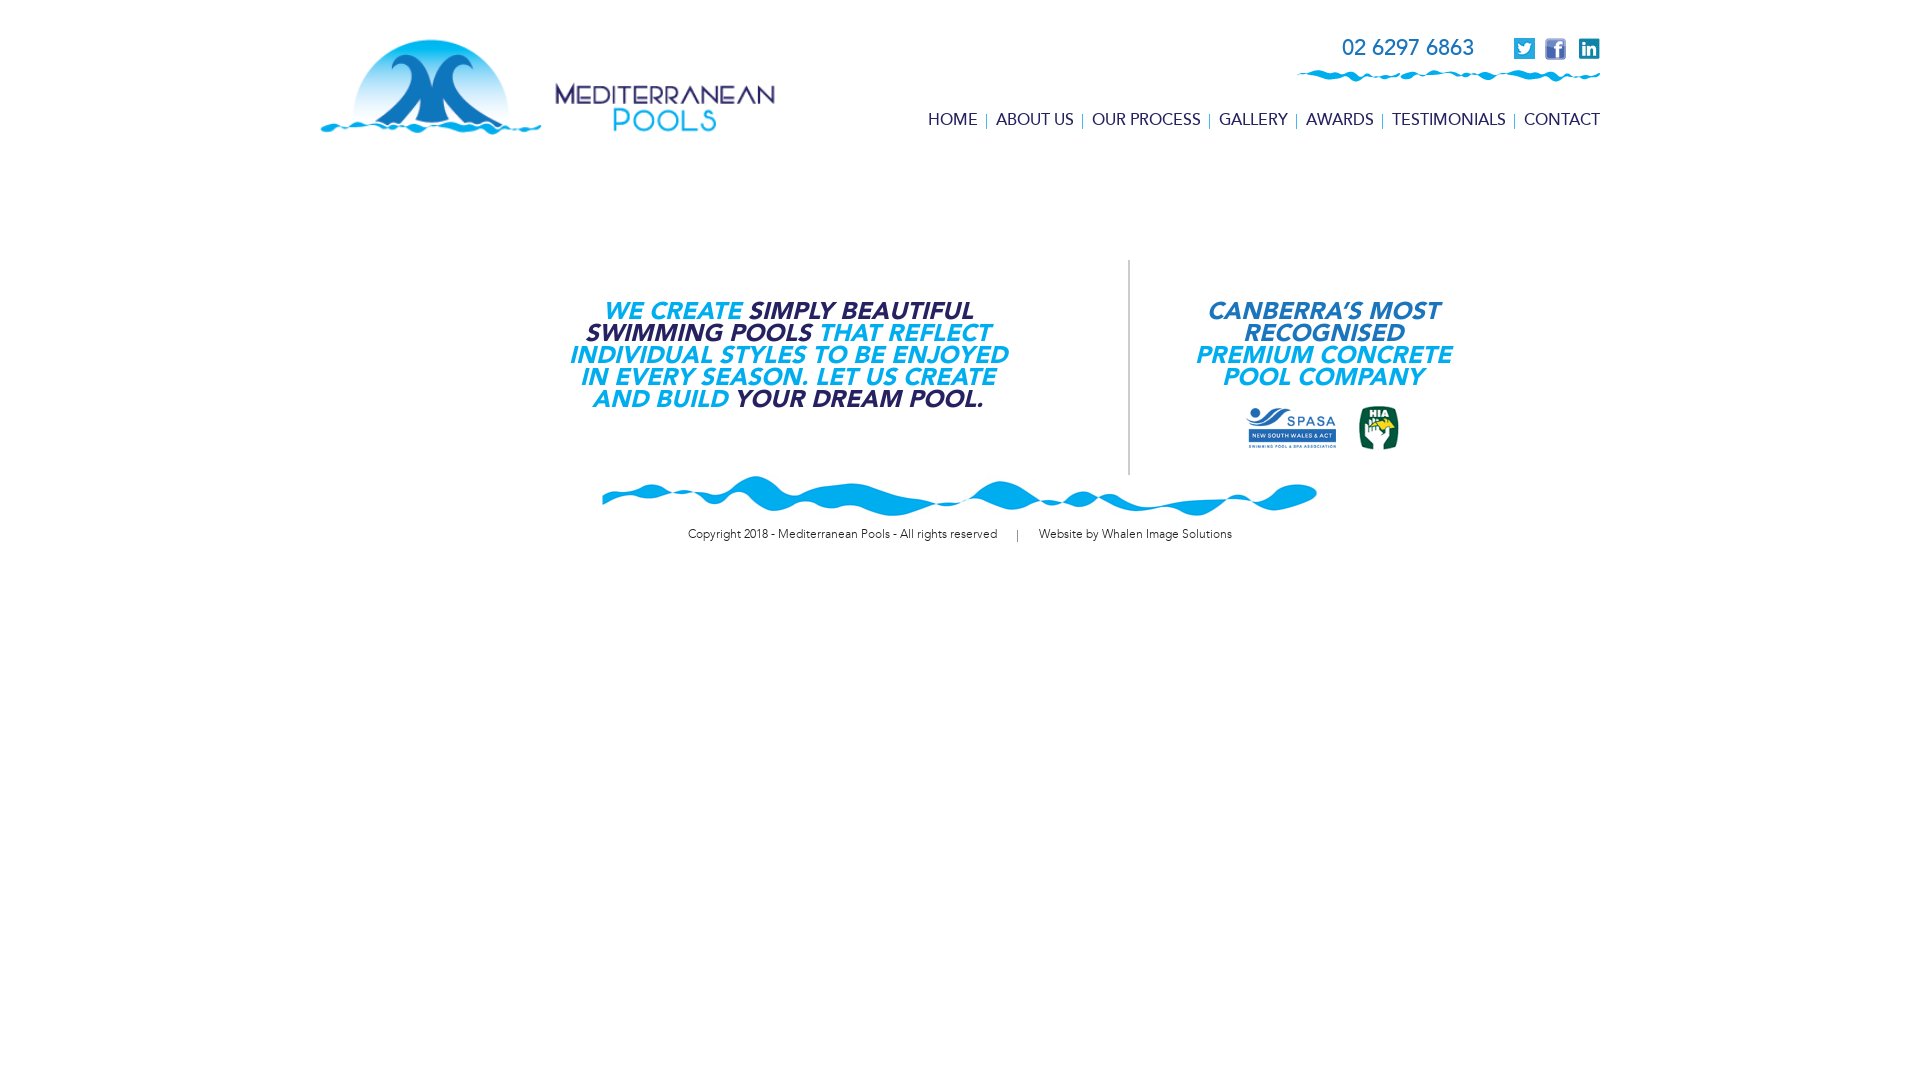 This screenshot has height=1080, width=1920. What do you see at coordinates (1449, 119) in the screenshot?
I see `'TESTIMONIALS'` at bounding box center [1449, 119].